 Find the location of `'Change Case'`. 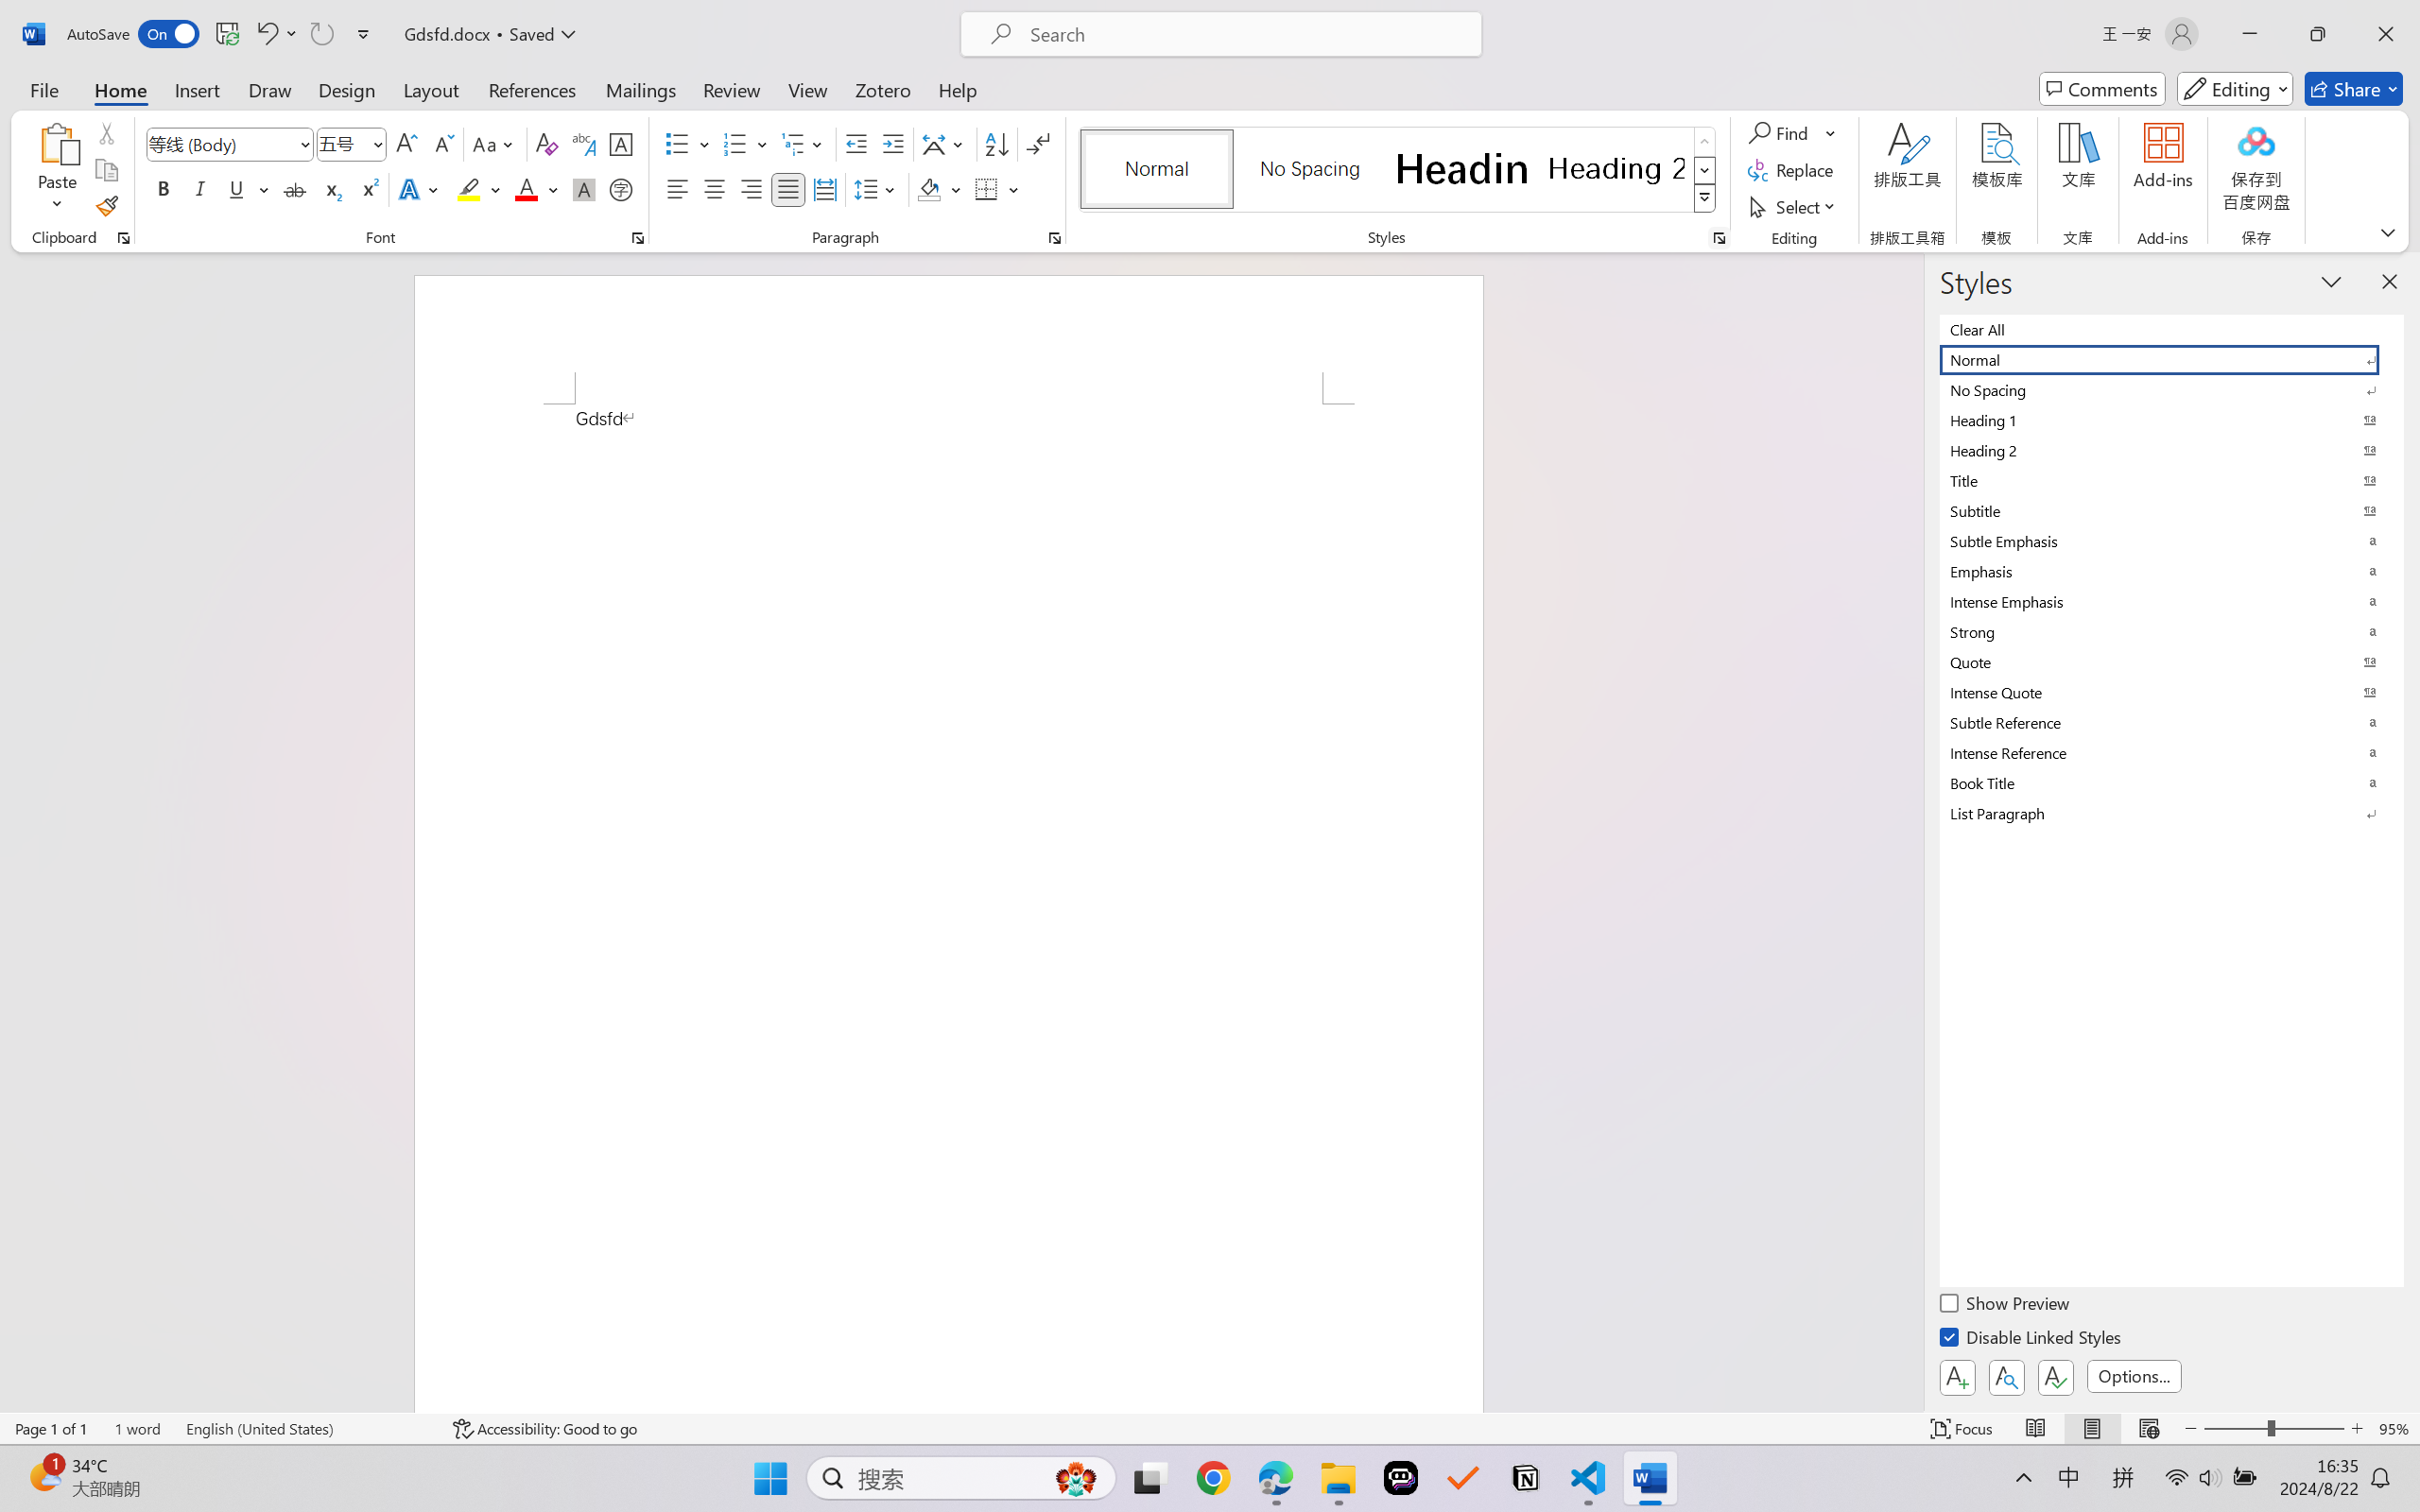

'Change Case' is located at coordinates (493, 144).